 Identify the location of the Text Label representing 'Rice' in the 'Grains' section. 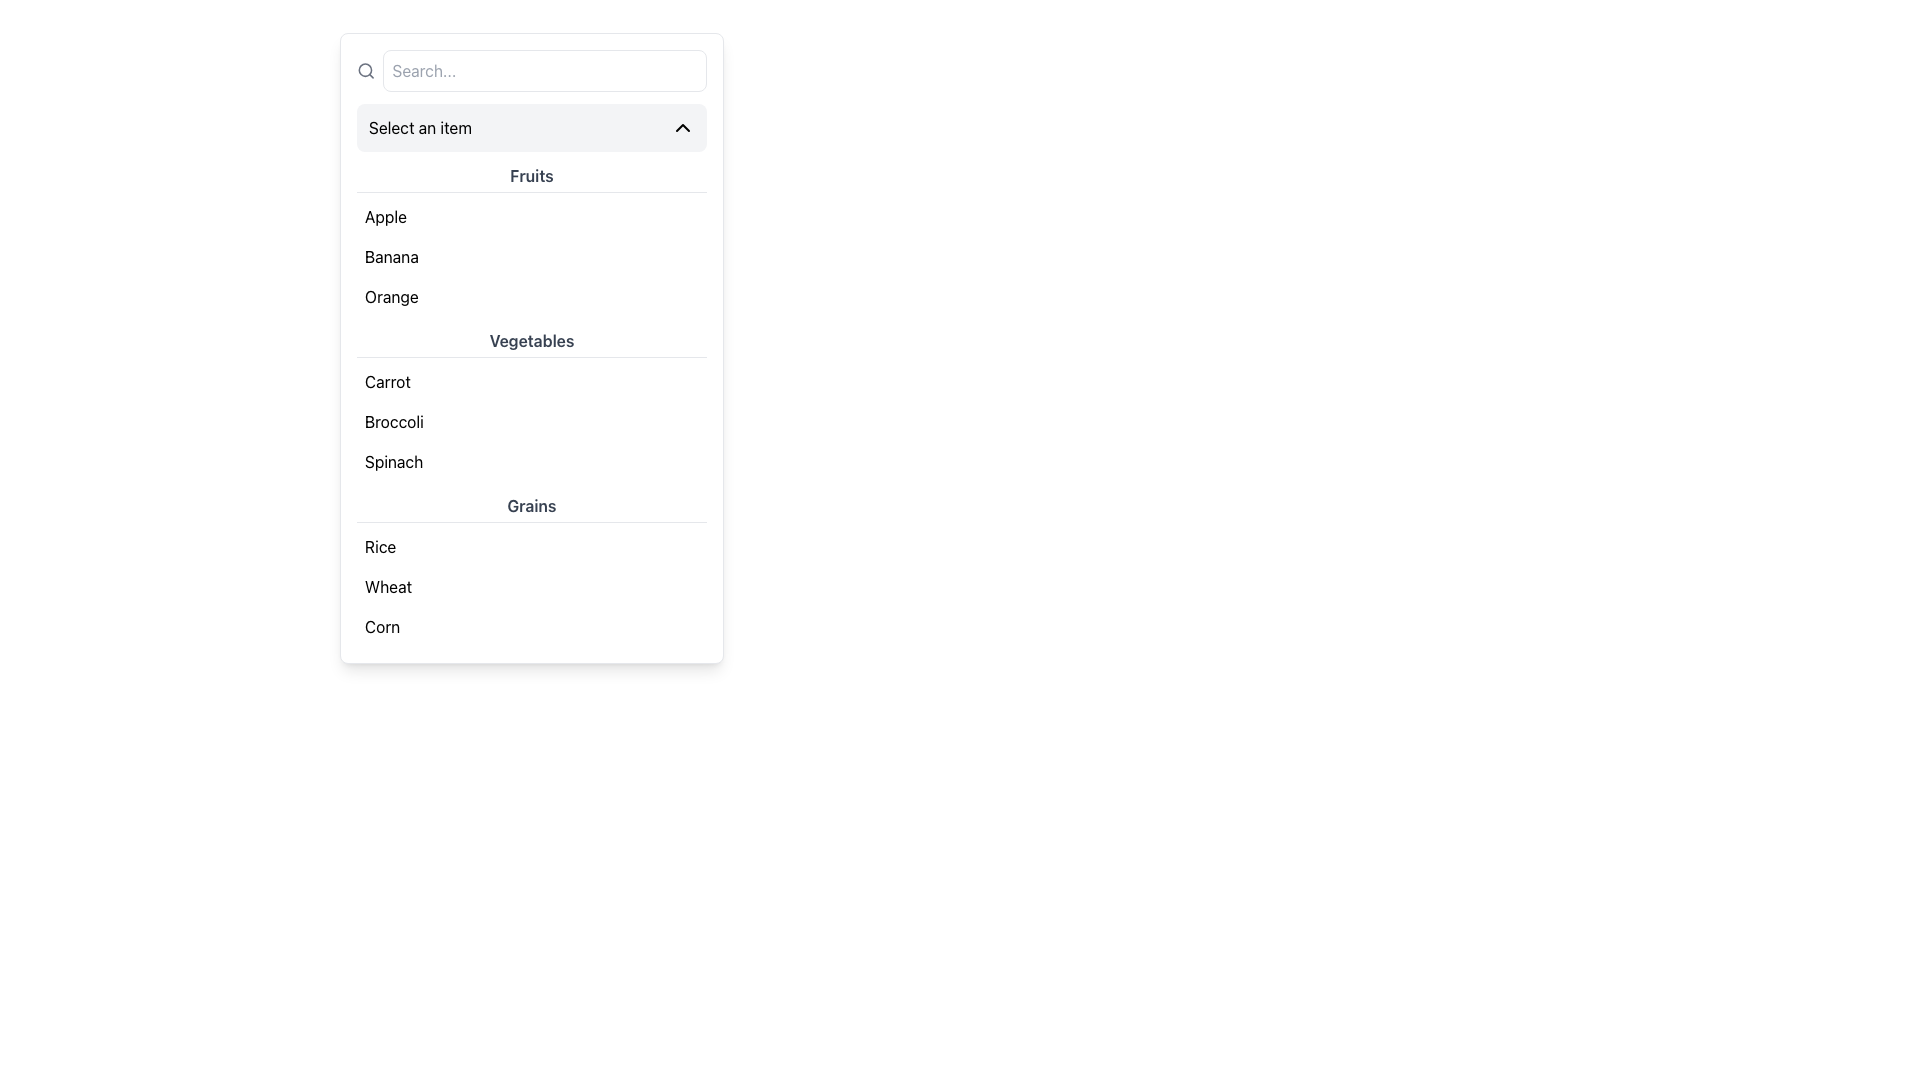
(380, 547).